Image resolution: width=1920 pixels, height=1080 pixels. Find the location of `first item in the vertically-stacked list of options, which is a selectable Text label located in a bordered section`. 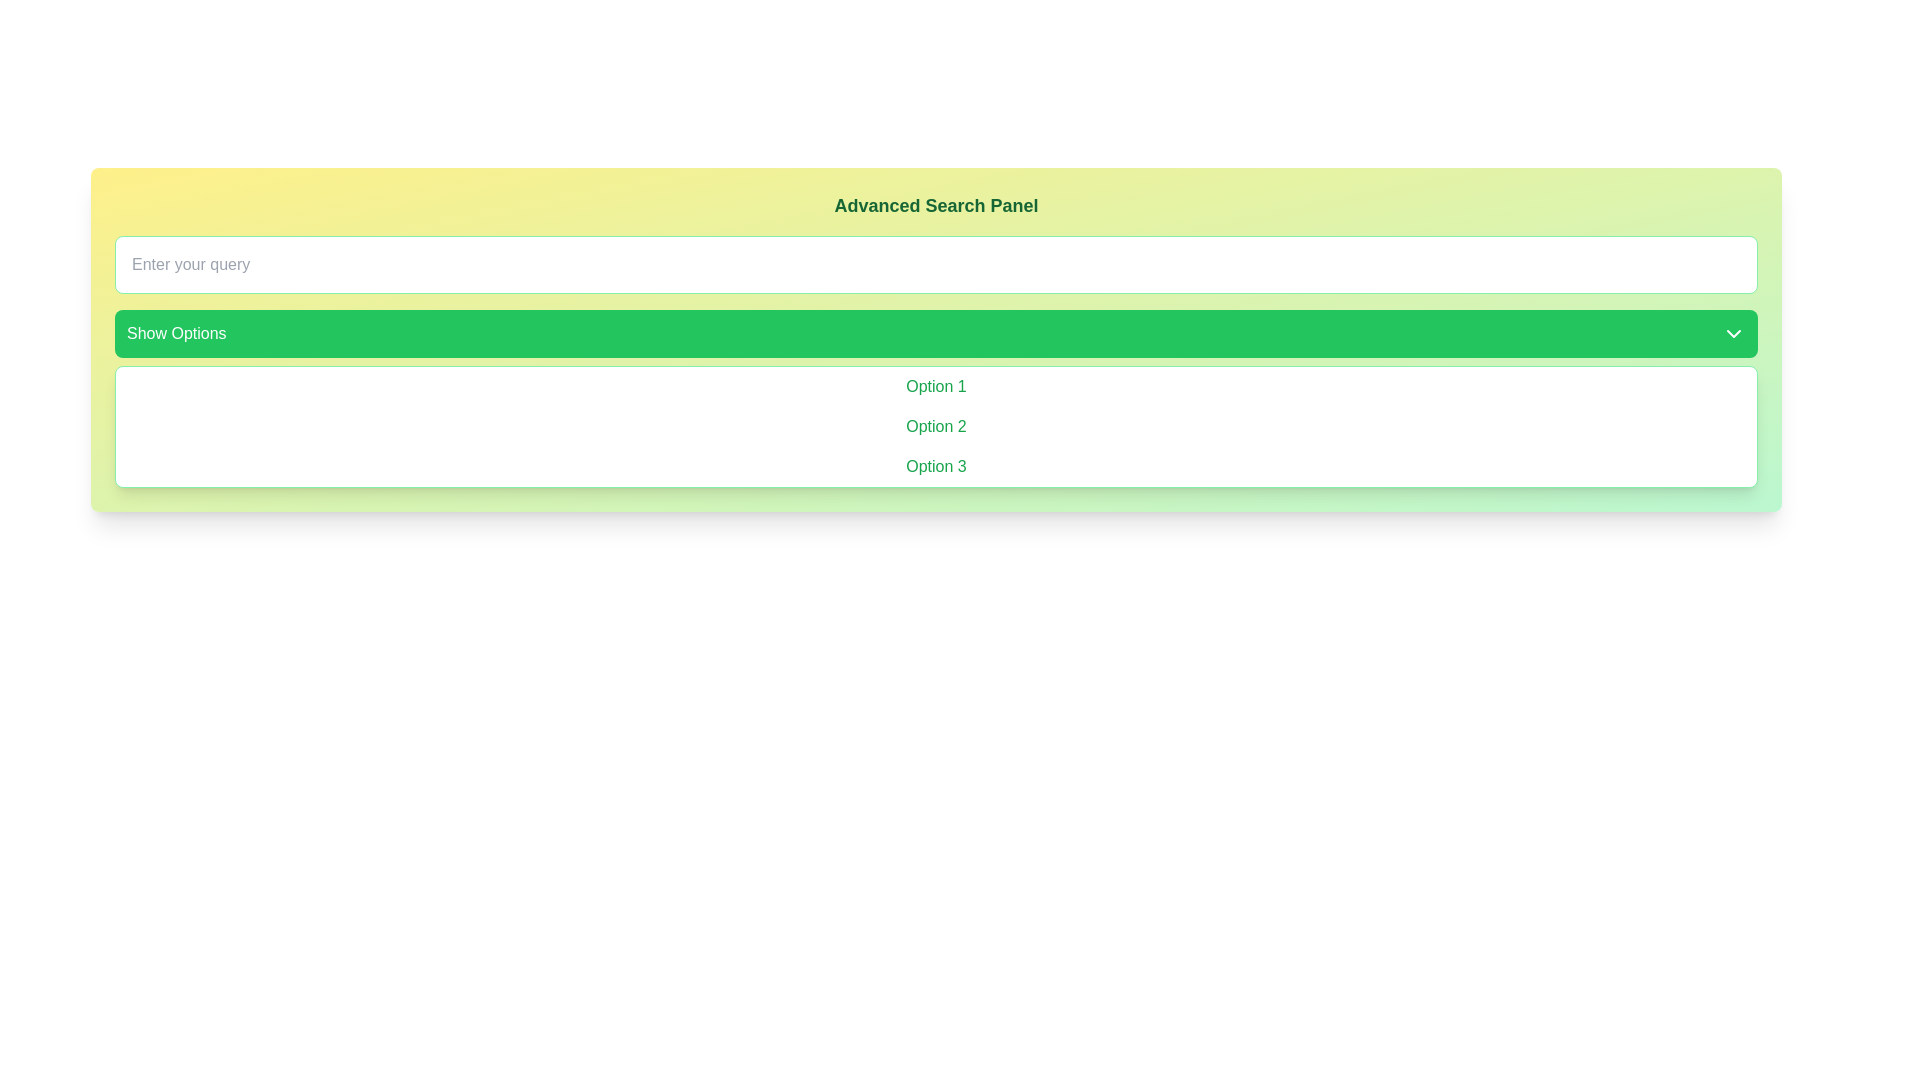

first item in the vertically-stacked list of options, which is a selectable Text label located in a bordered section is located at coordinates (935, 386).